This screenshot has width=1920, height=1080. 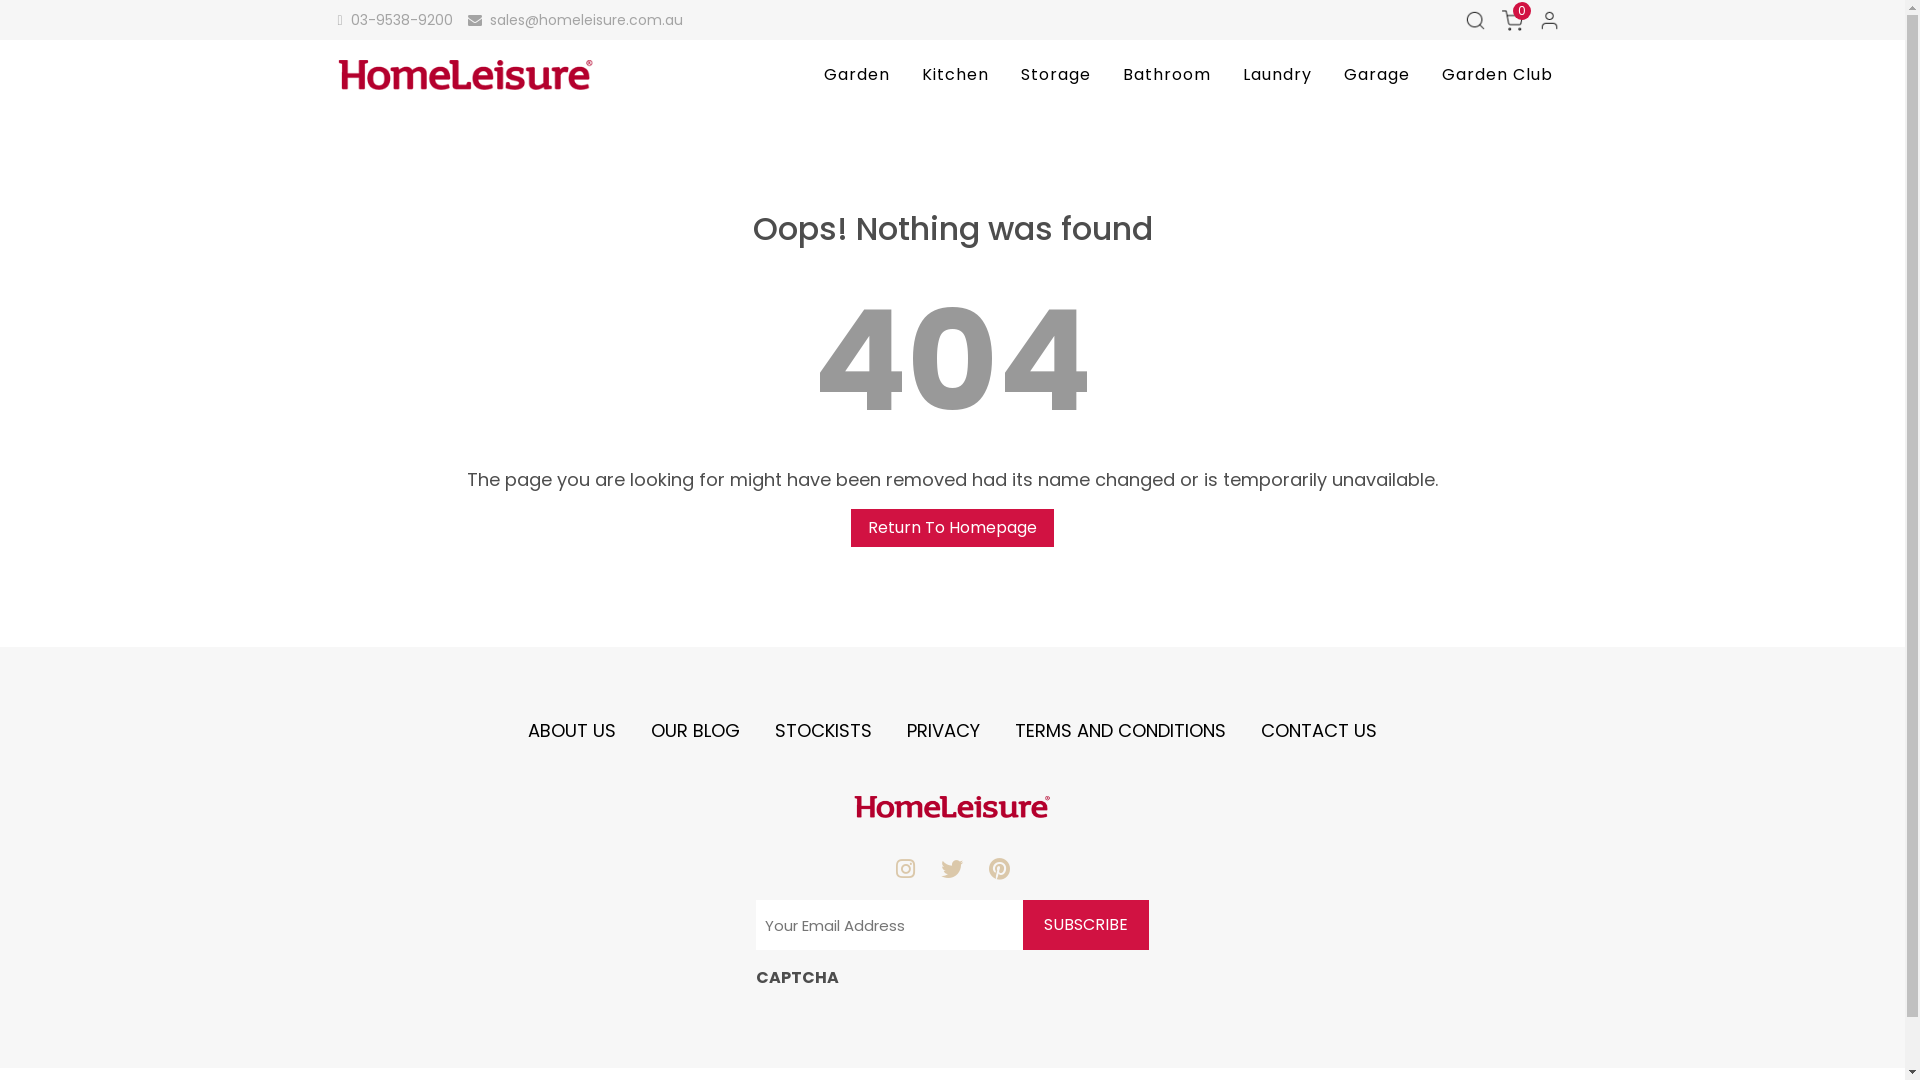 I want to click on 'STOCKISTS', so click(x=823, y=730).